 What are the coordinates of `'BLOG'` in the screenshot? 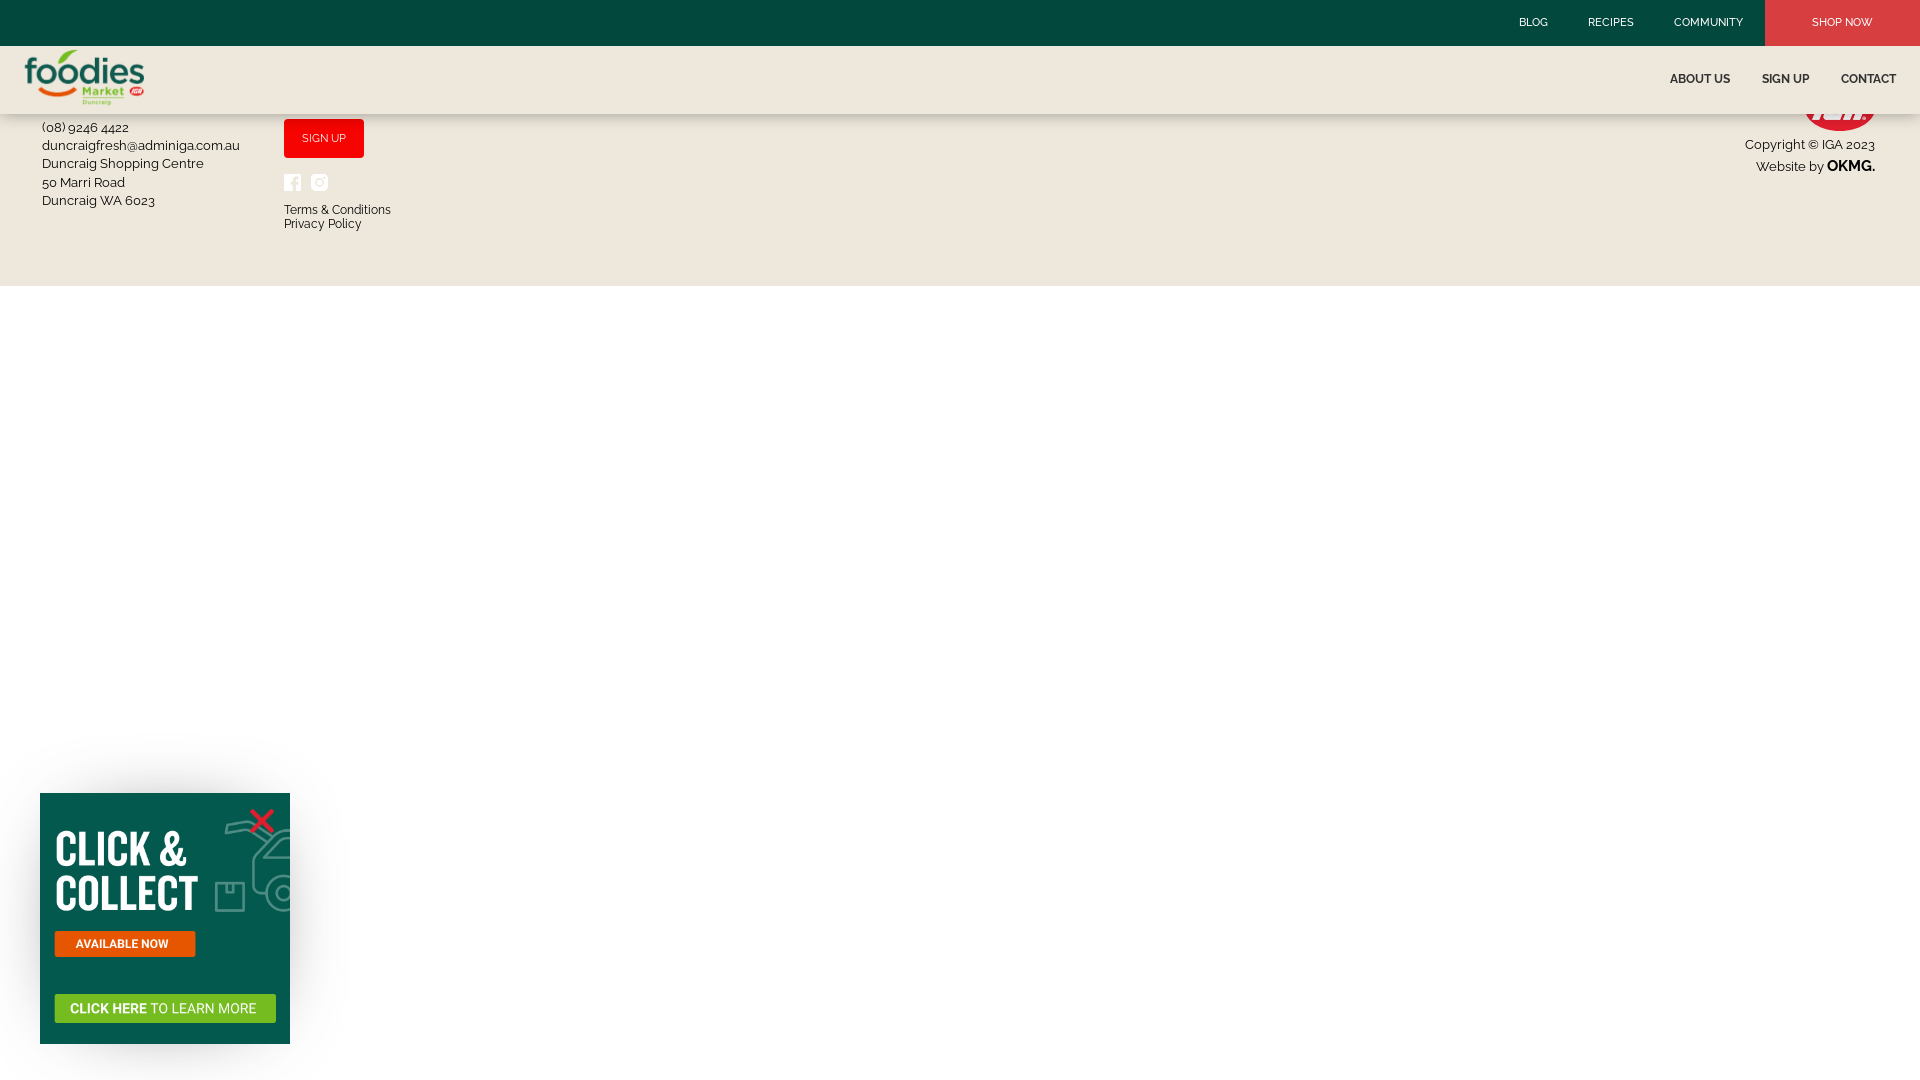 It's located at (1501, 23).